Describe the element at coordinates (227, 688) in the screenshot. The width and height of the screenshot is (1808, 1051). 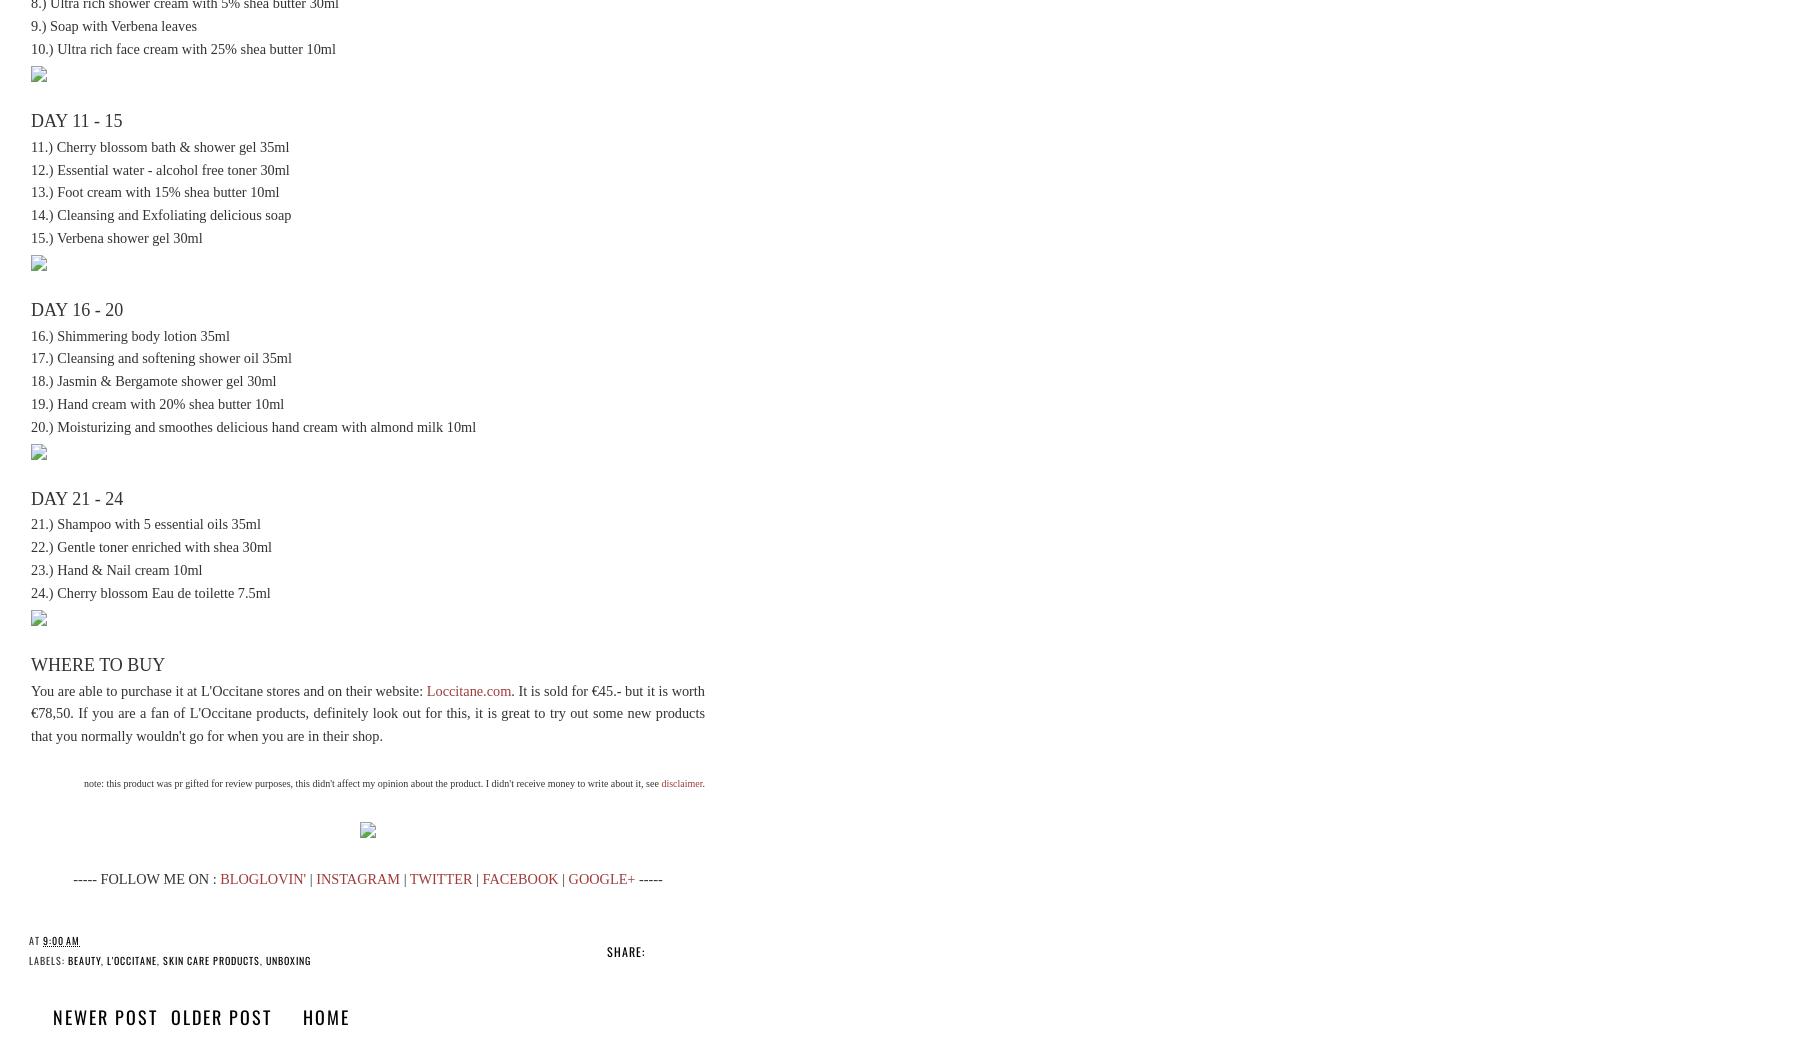
I see `'You are able to purchase it at L'Occitane stores and on their website:'` at that location.